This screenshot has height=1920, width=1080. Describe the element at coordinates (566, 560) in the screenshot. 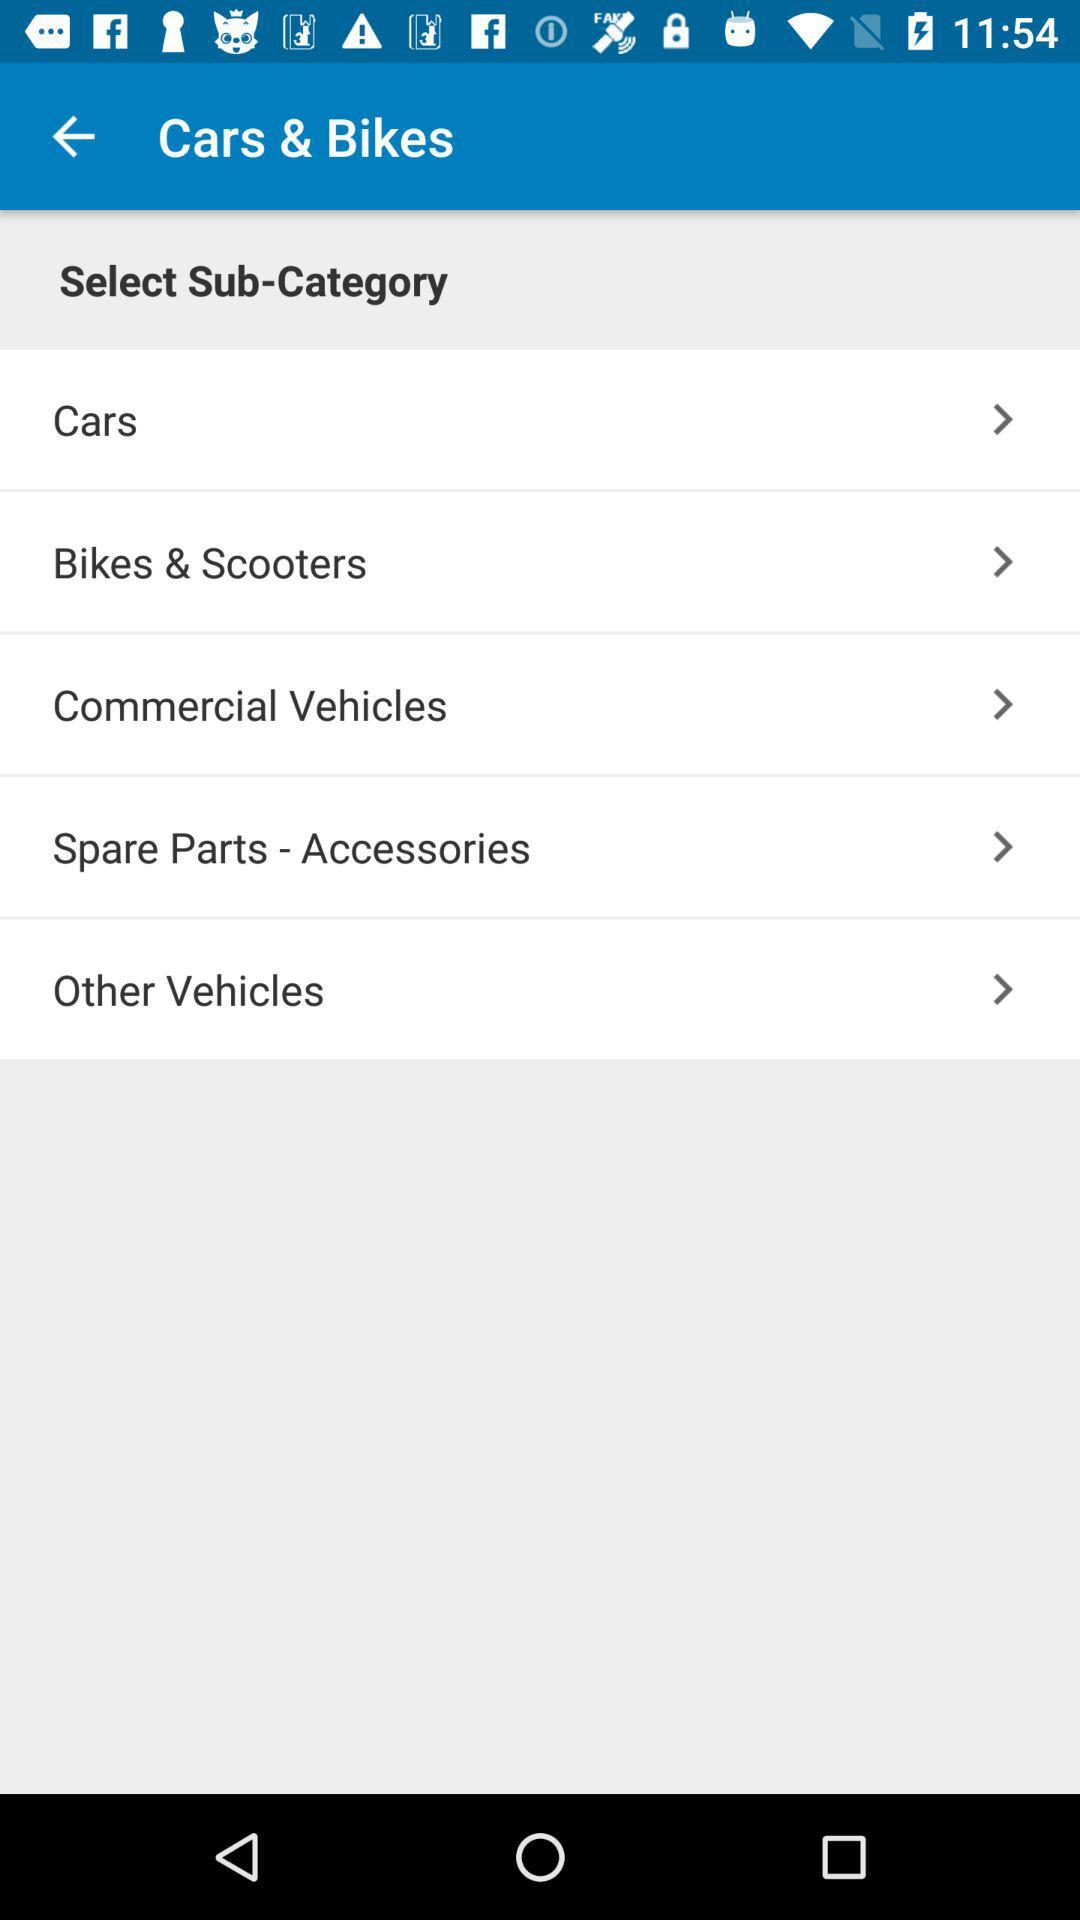

I see `bikes & scooters` at that location.